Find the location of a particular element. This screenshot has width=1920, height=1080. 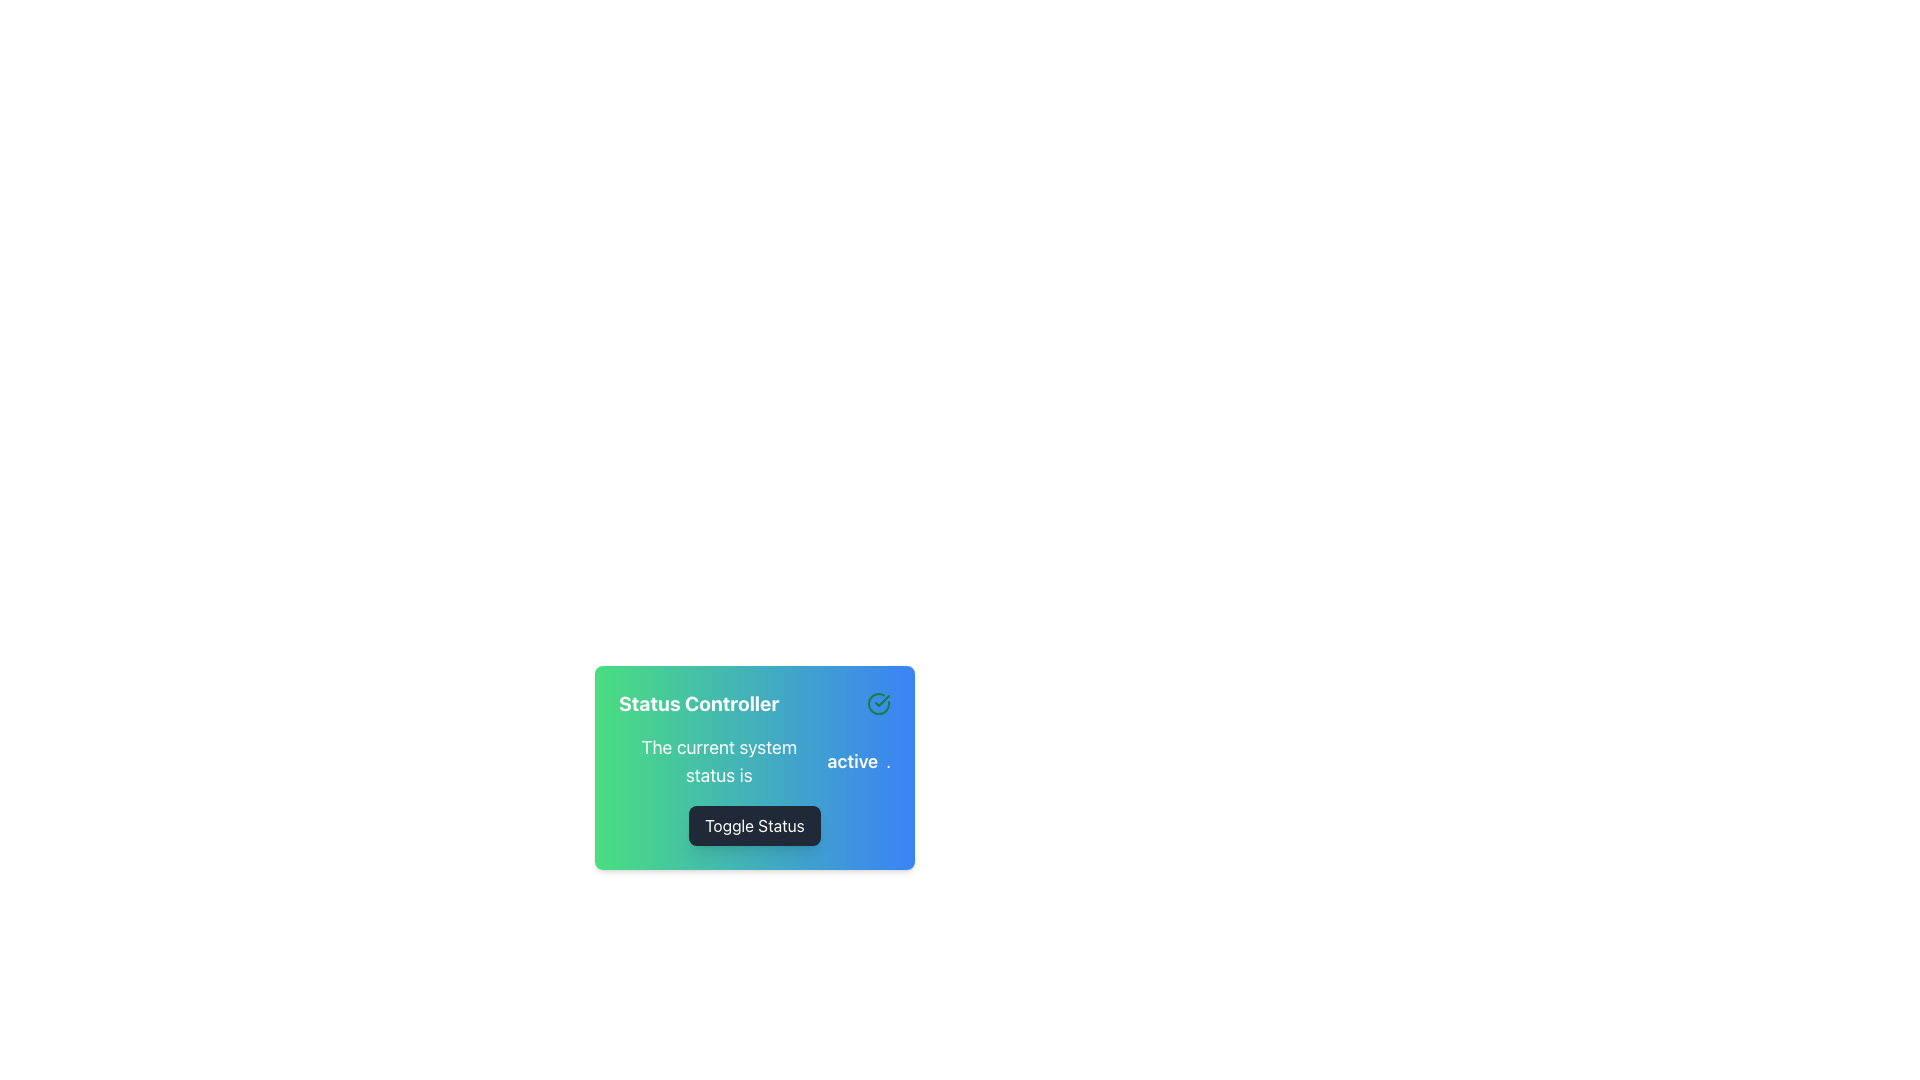

the green checkmark icon within the SVG graphic located in the top-right area of the 'Status Controller' card, which is slightly above and to the right of the text 'active' is located at coordinates (881, 700).